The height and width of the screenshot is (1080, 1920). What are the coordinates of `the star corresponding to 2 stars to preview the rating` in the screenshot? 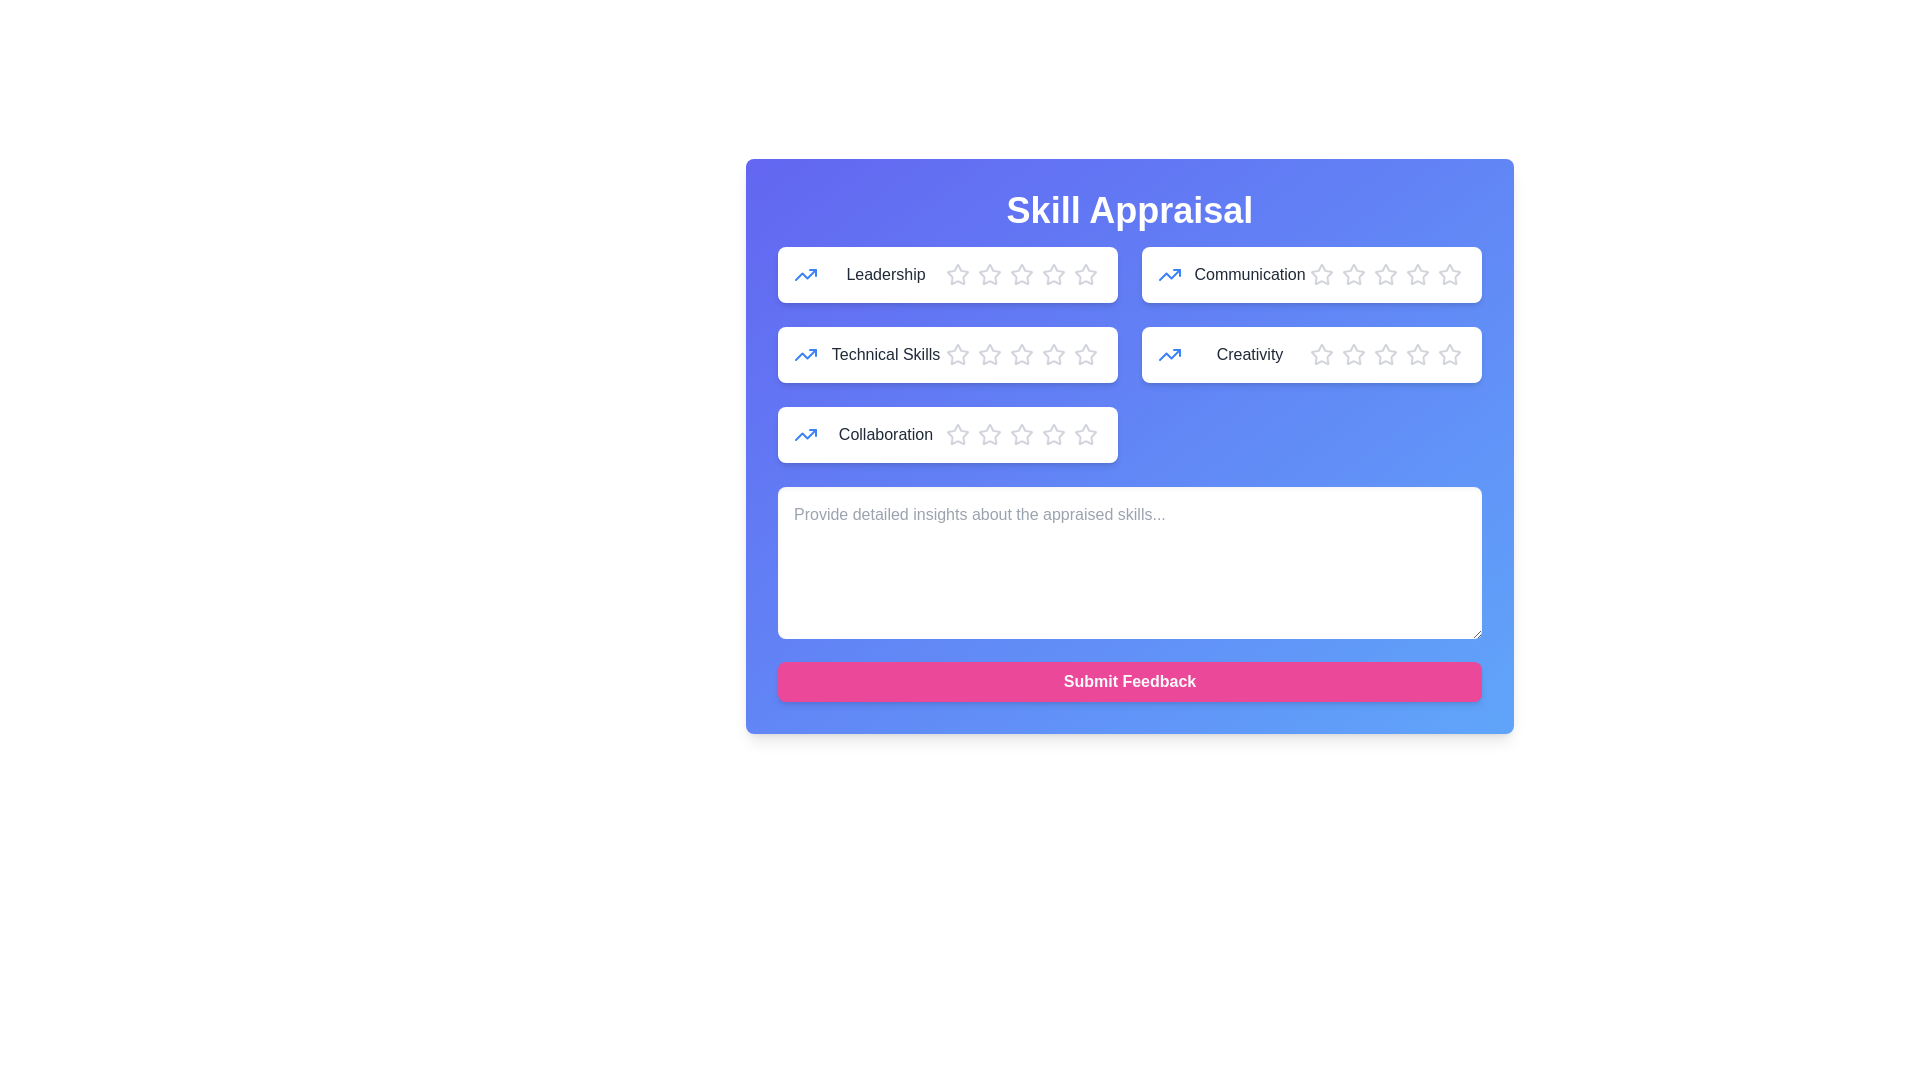 It's located at (989, 274).